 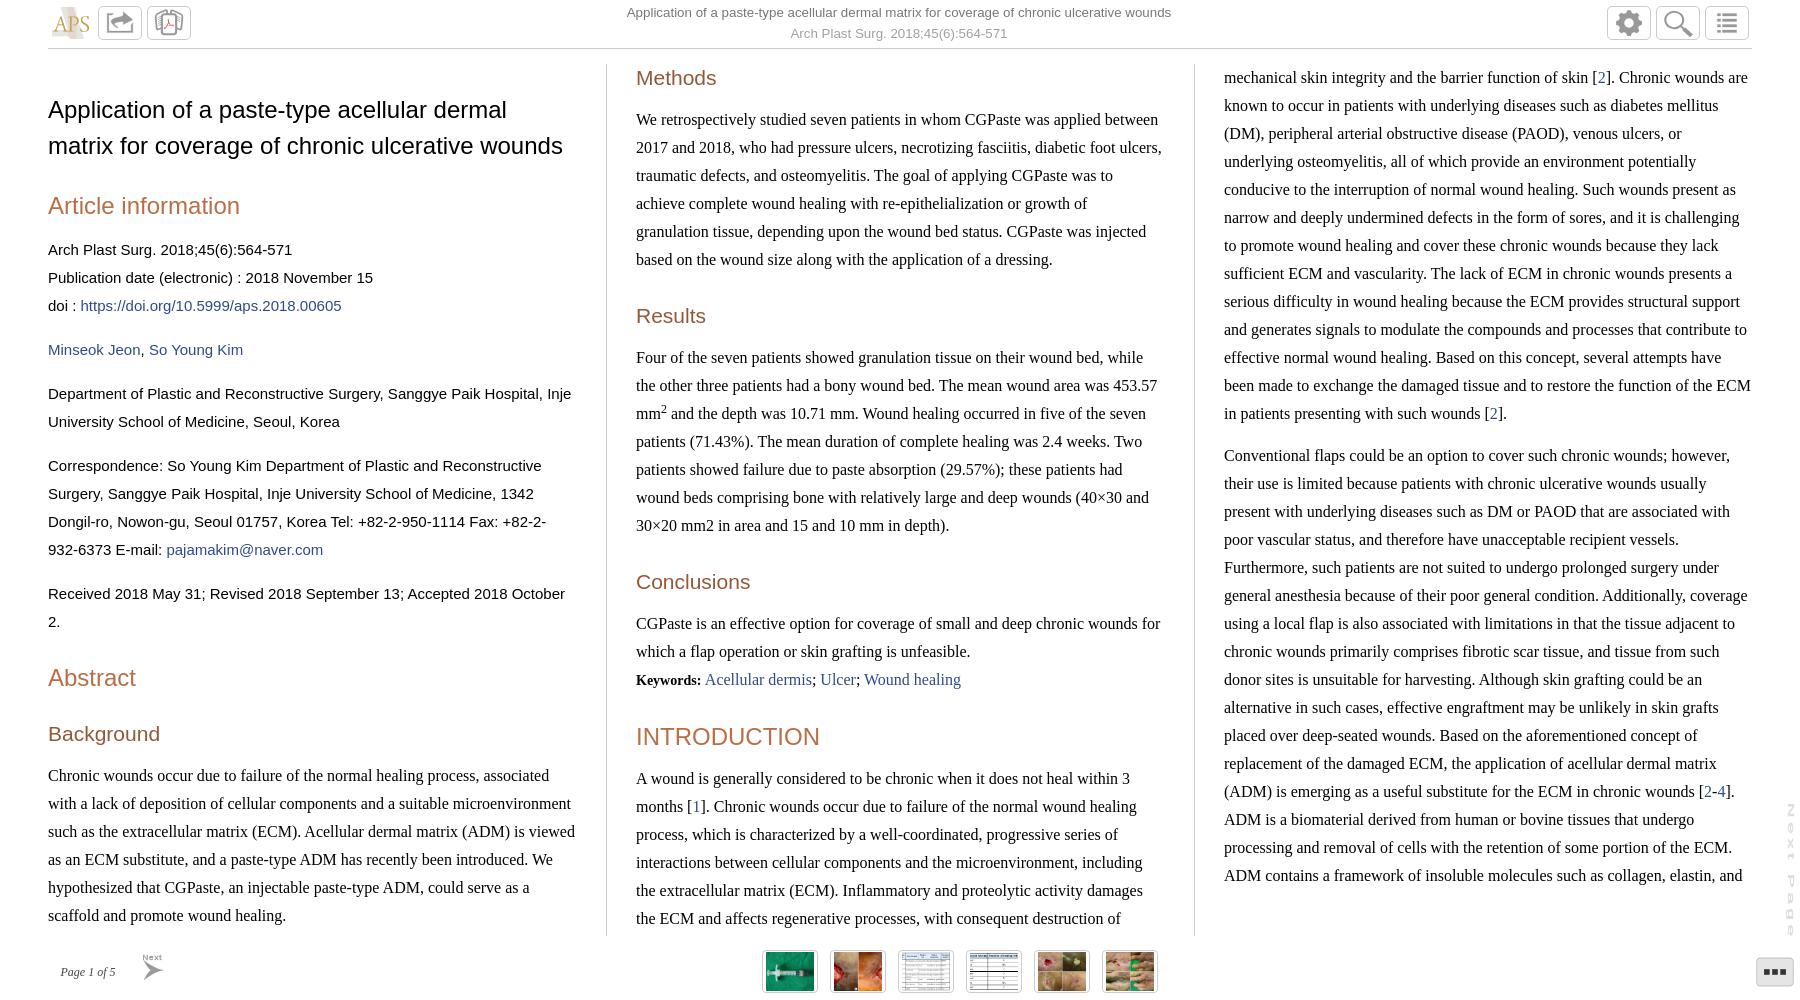 What do you see at coordinates (90, 677) in the screenshot?
I see `'Abstract'` at bounding box center [90, 677].